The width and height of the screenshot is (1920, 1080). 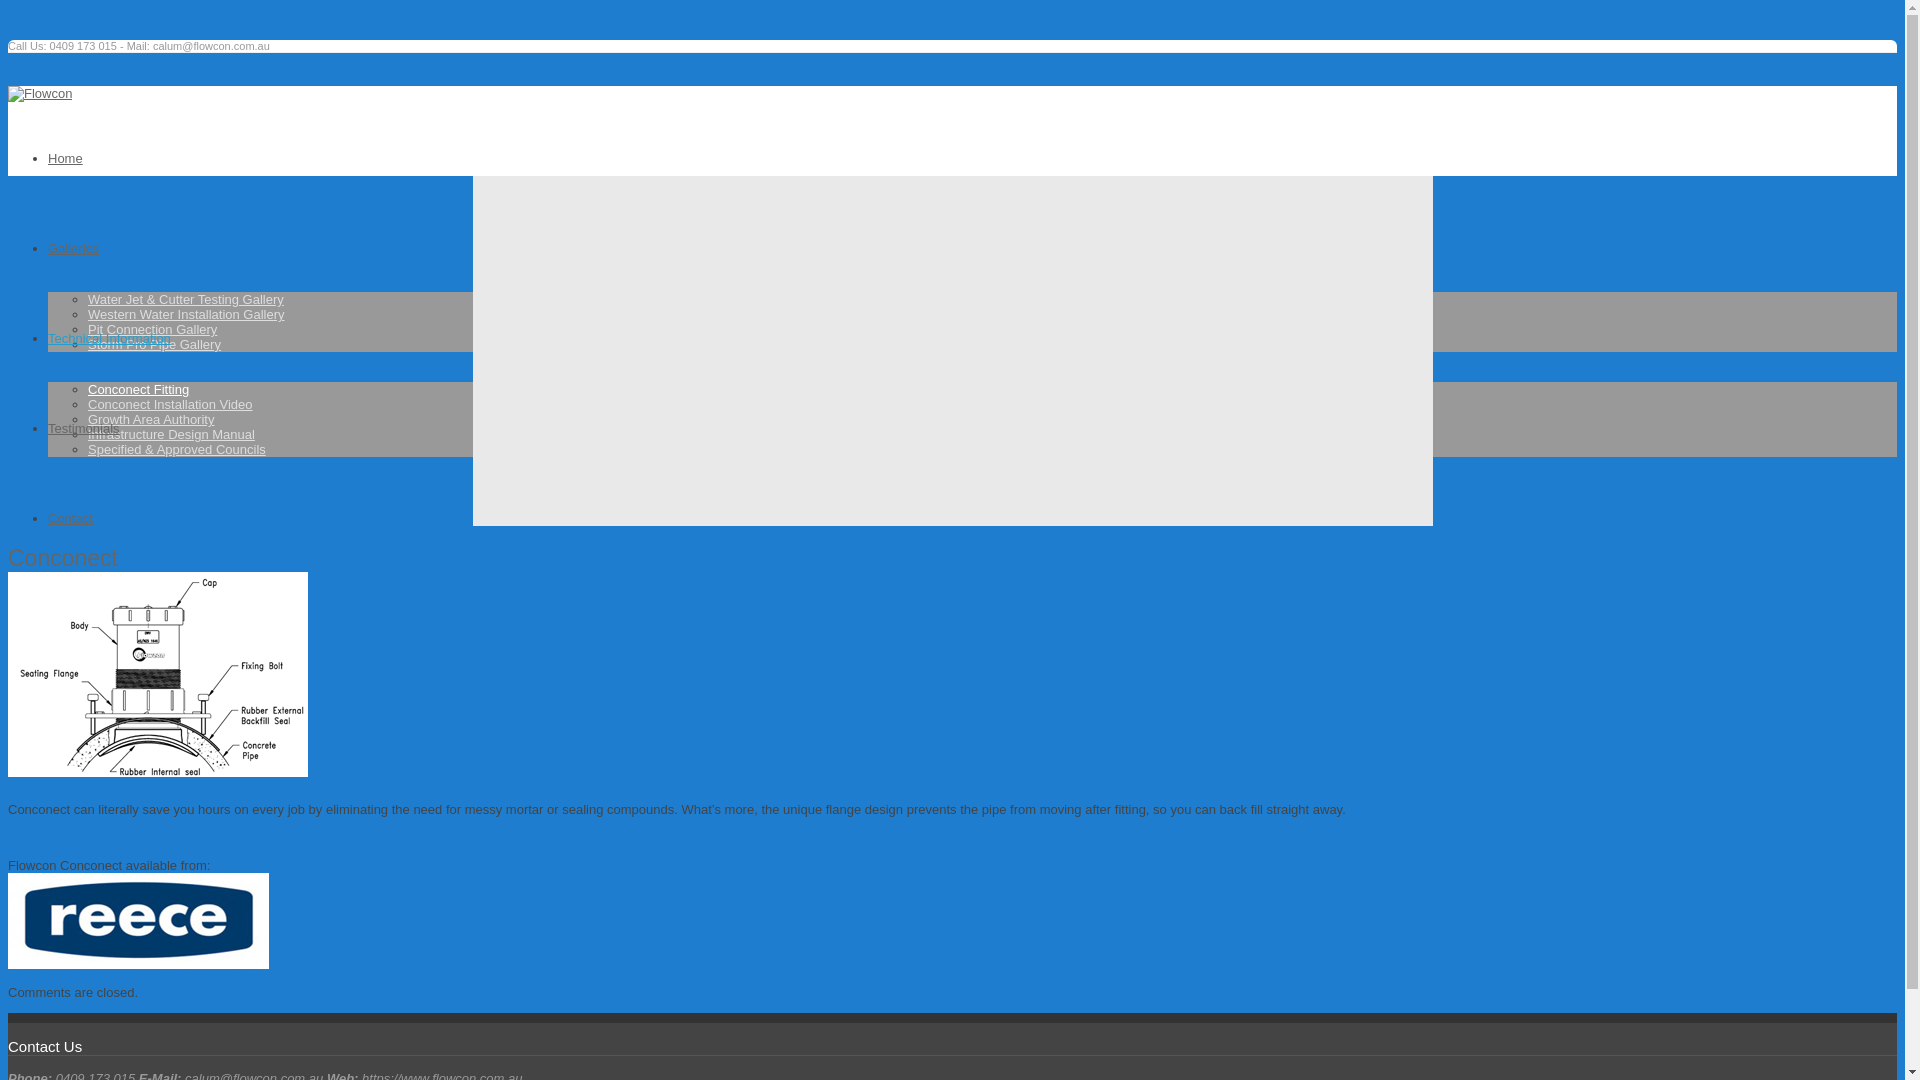 What do you see at coordinates (171, 433) in the screenshot?
I see `'Infrastructure Design Manual'` at bounding box center [171, 433].